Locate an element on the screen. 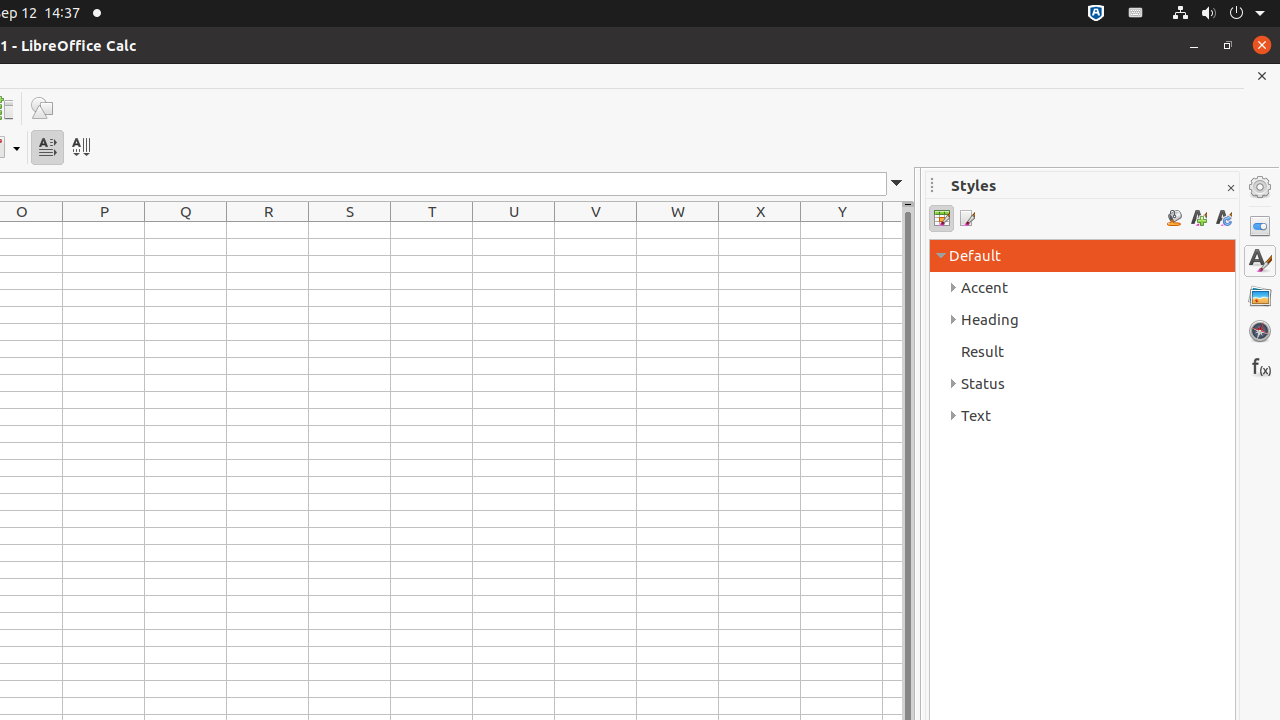 Image resolution: width=1280 pixels, height=720 pixels. 'Close Sidebar Deck' is located at coordinates (1229, 188).